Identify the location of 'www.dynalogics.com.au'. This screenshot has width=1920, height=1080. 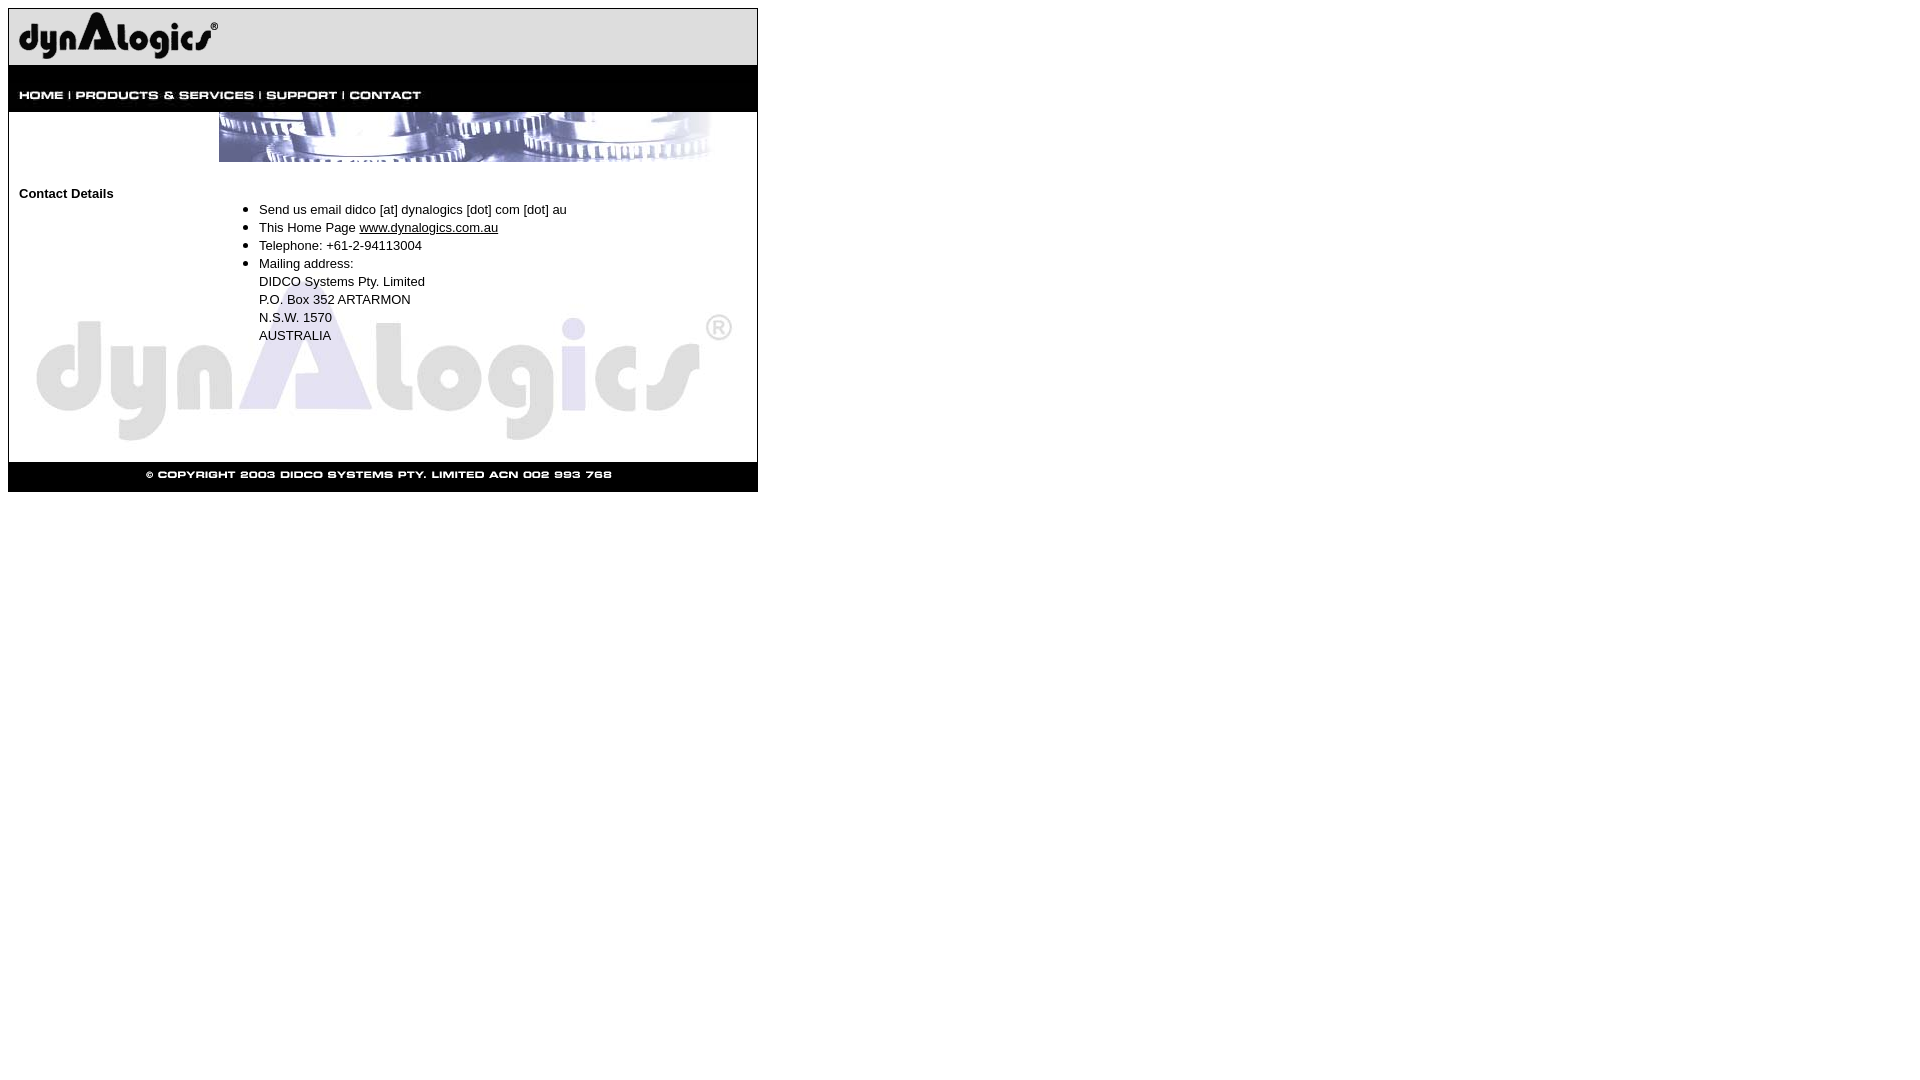
(427, 226).